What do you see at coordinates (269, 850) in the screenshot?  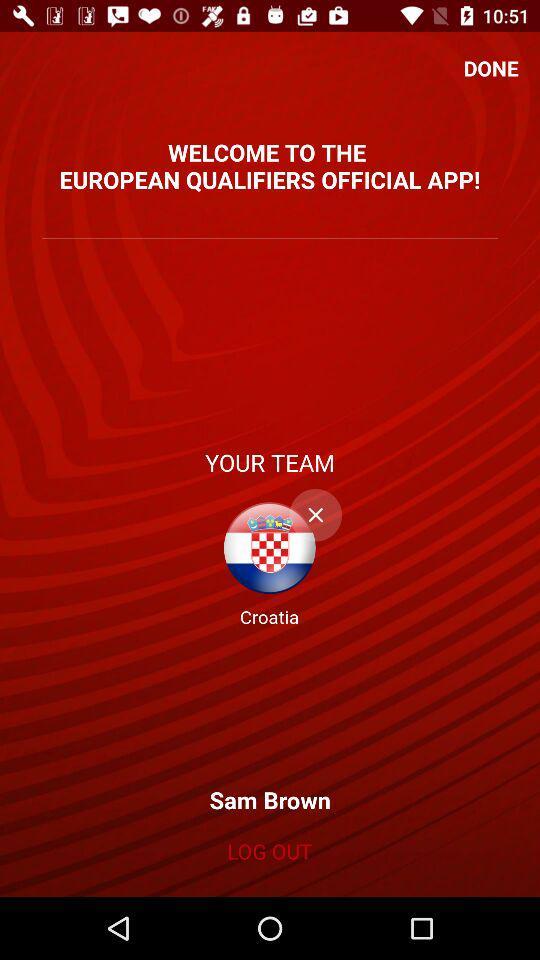 I see `log out icon` at bounding box center [269, 850].